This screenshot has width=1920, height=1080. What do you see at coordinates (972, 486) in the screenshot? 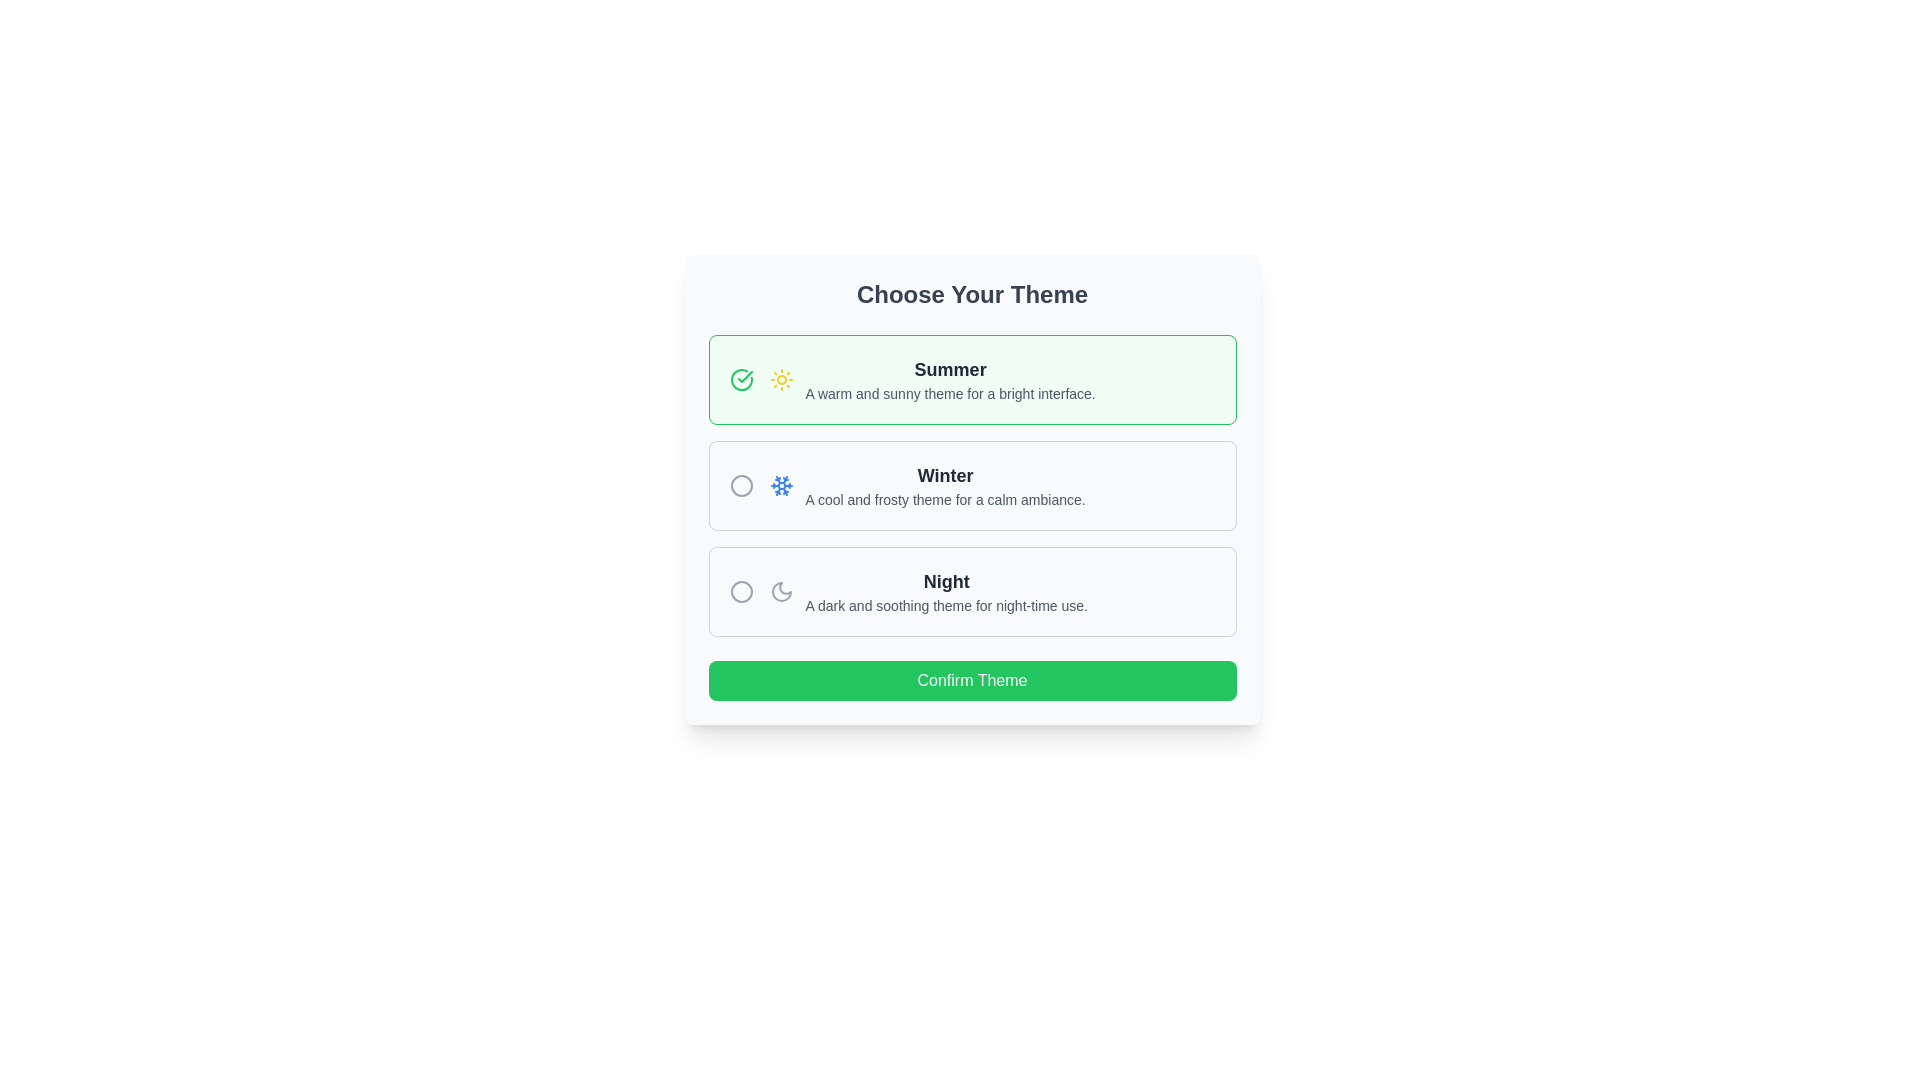
I see `the vertical group of theme options titled 'Choose Your Theme'` at bounding box center [972, 486].